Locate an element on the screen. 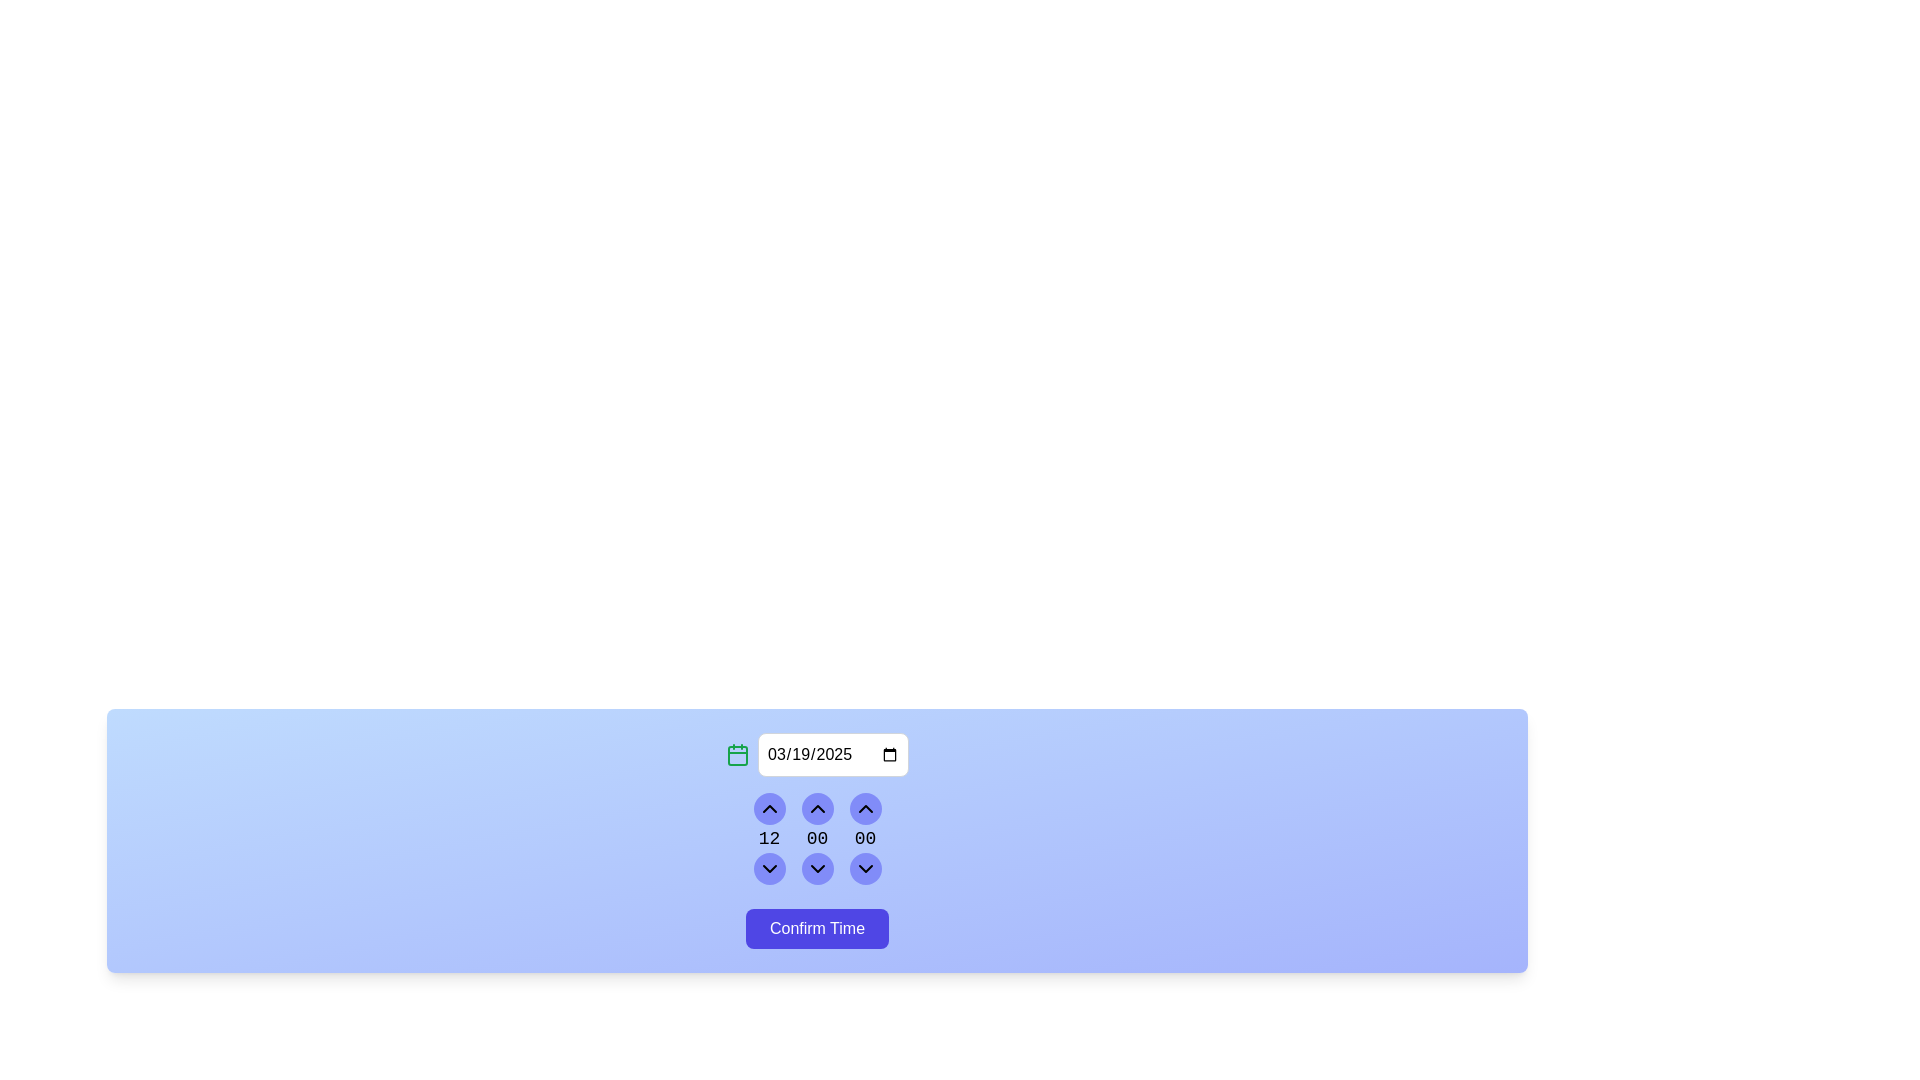 The height and width of the screenshot is (1080, 1920). the button located below the text '00' that decreases the value associated with the time control is located at coordinates (865, 867).